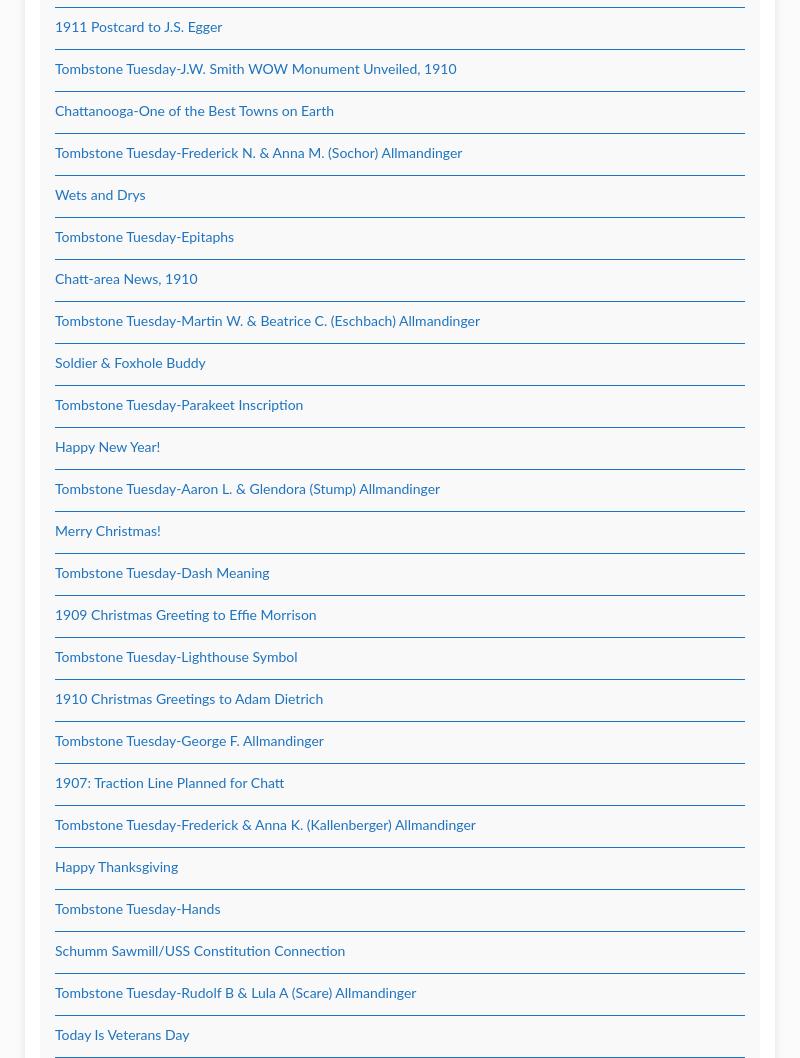 Image resolution: width=800 pixels, height=1058 pixels. What do you see at coordinates (254, 70) in the screenshot?
I see `'Tombstone Tuesday-J.W. Smith WOW Monument Unveiled, 1910'` at bounding box center [254, 70].